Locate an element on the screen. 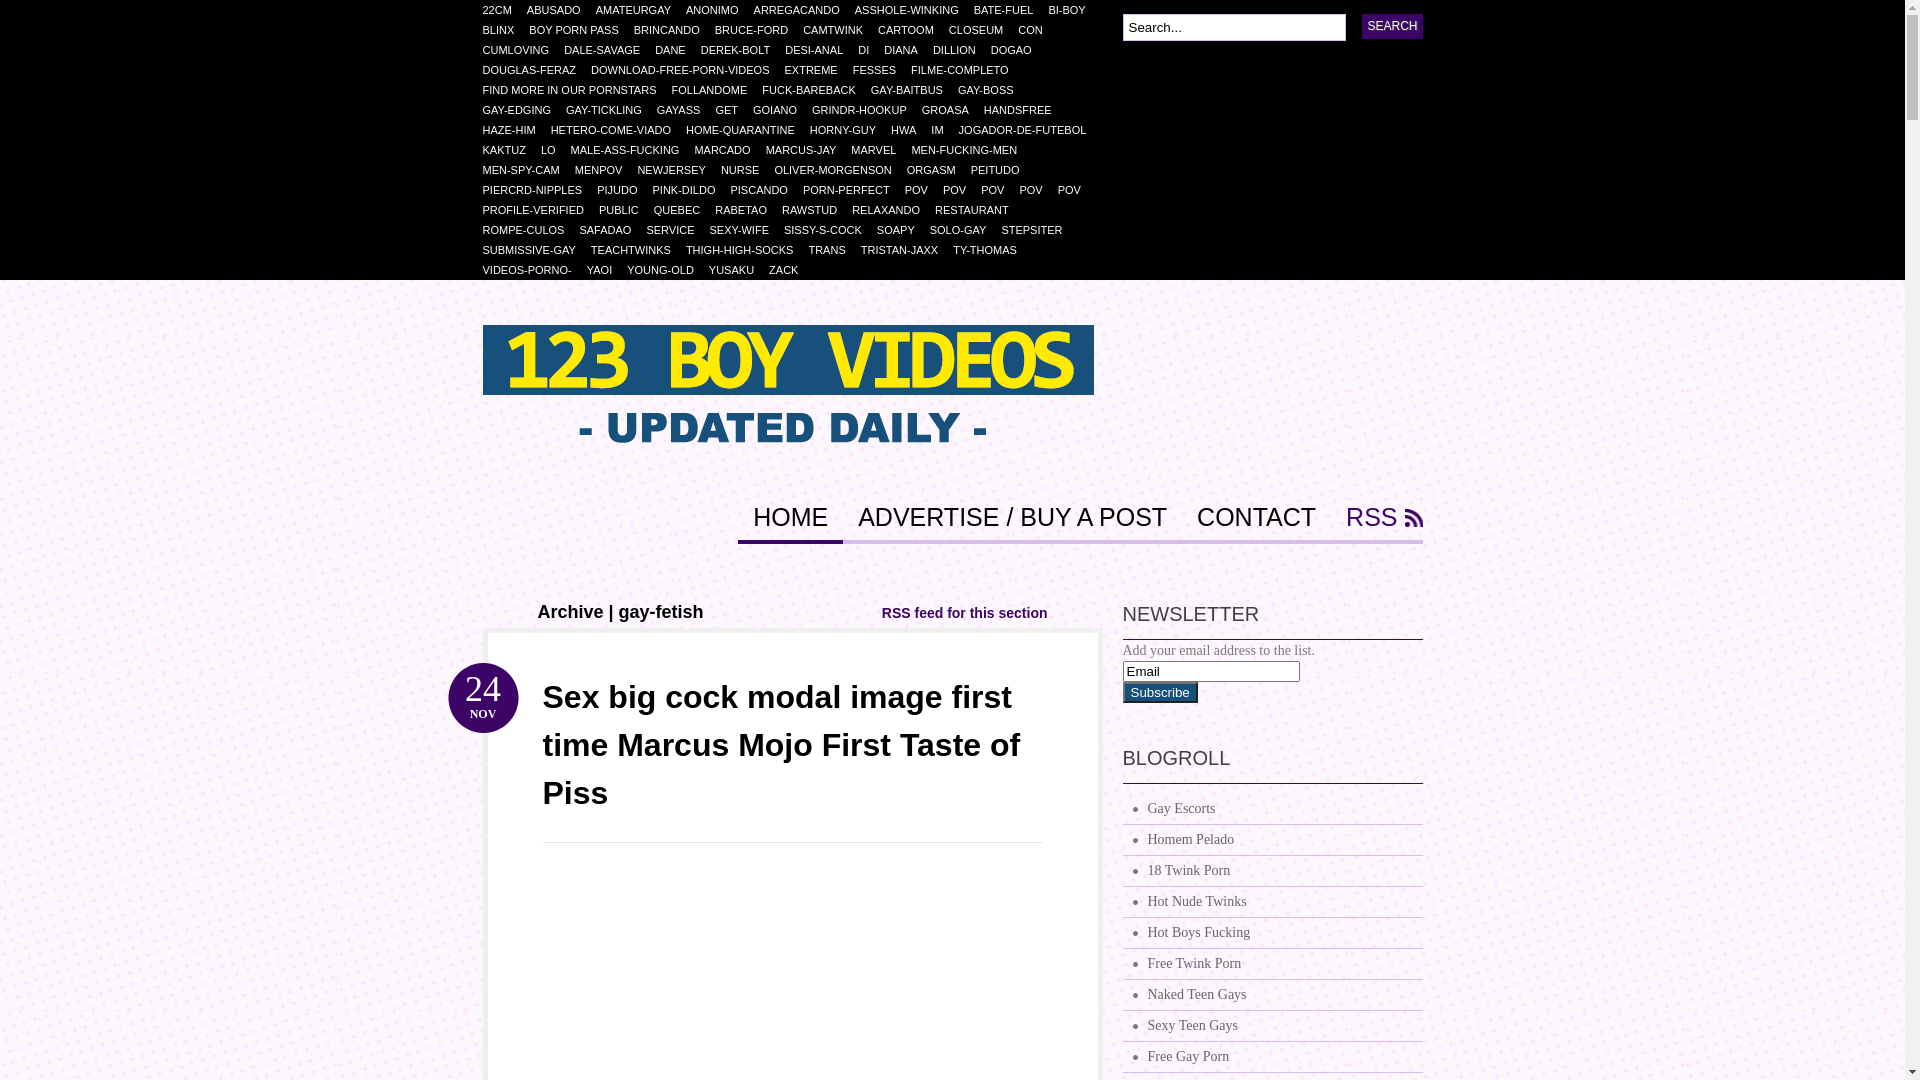  'CUMLOVING' is located at coordinates (523, 49).